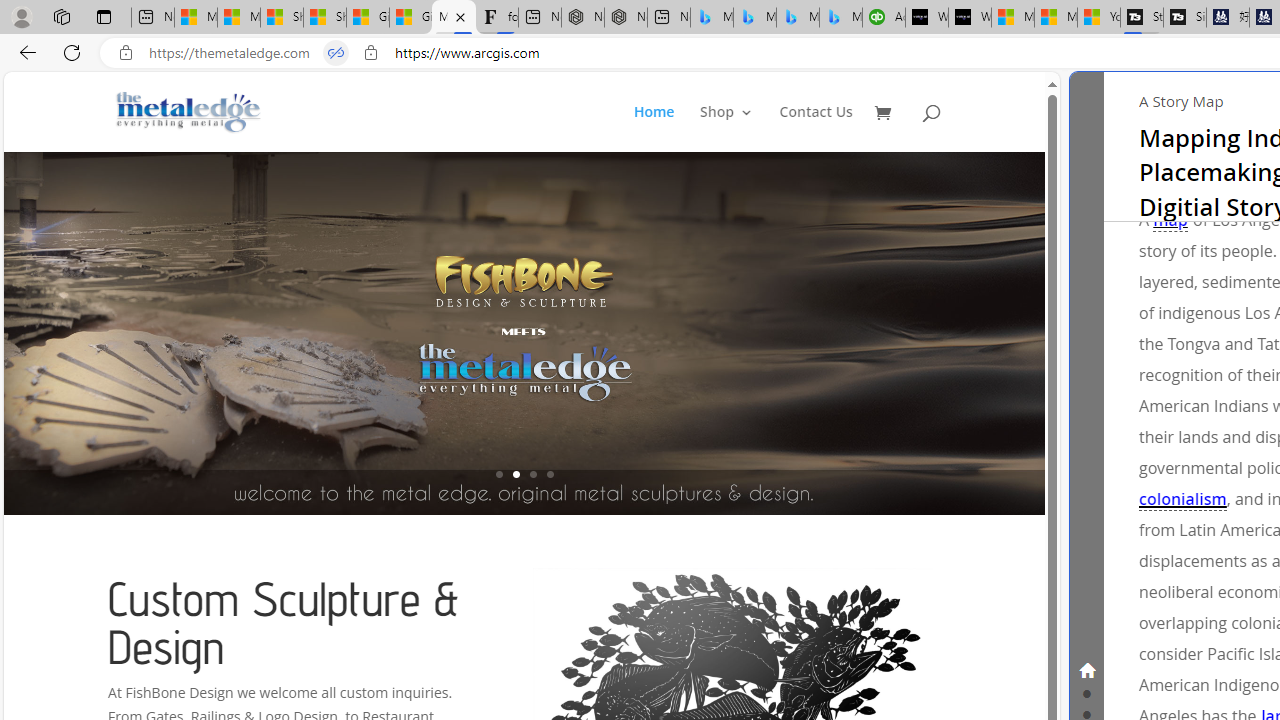  I want to click on '2', so click(515, 474).